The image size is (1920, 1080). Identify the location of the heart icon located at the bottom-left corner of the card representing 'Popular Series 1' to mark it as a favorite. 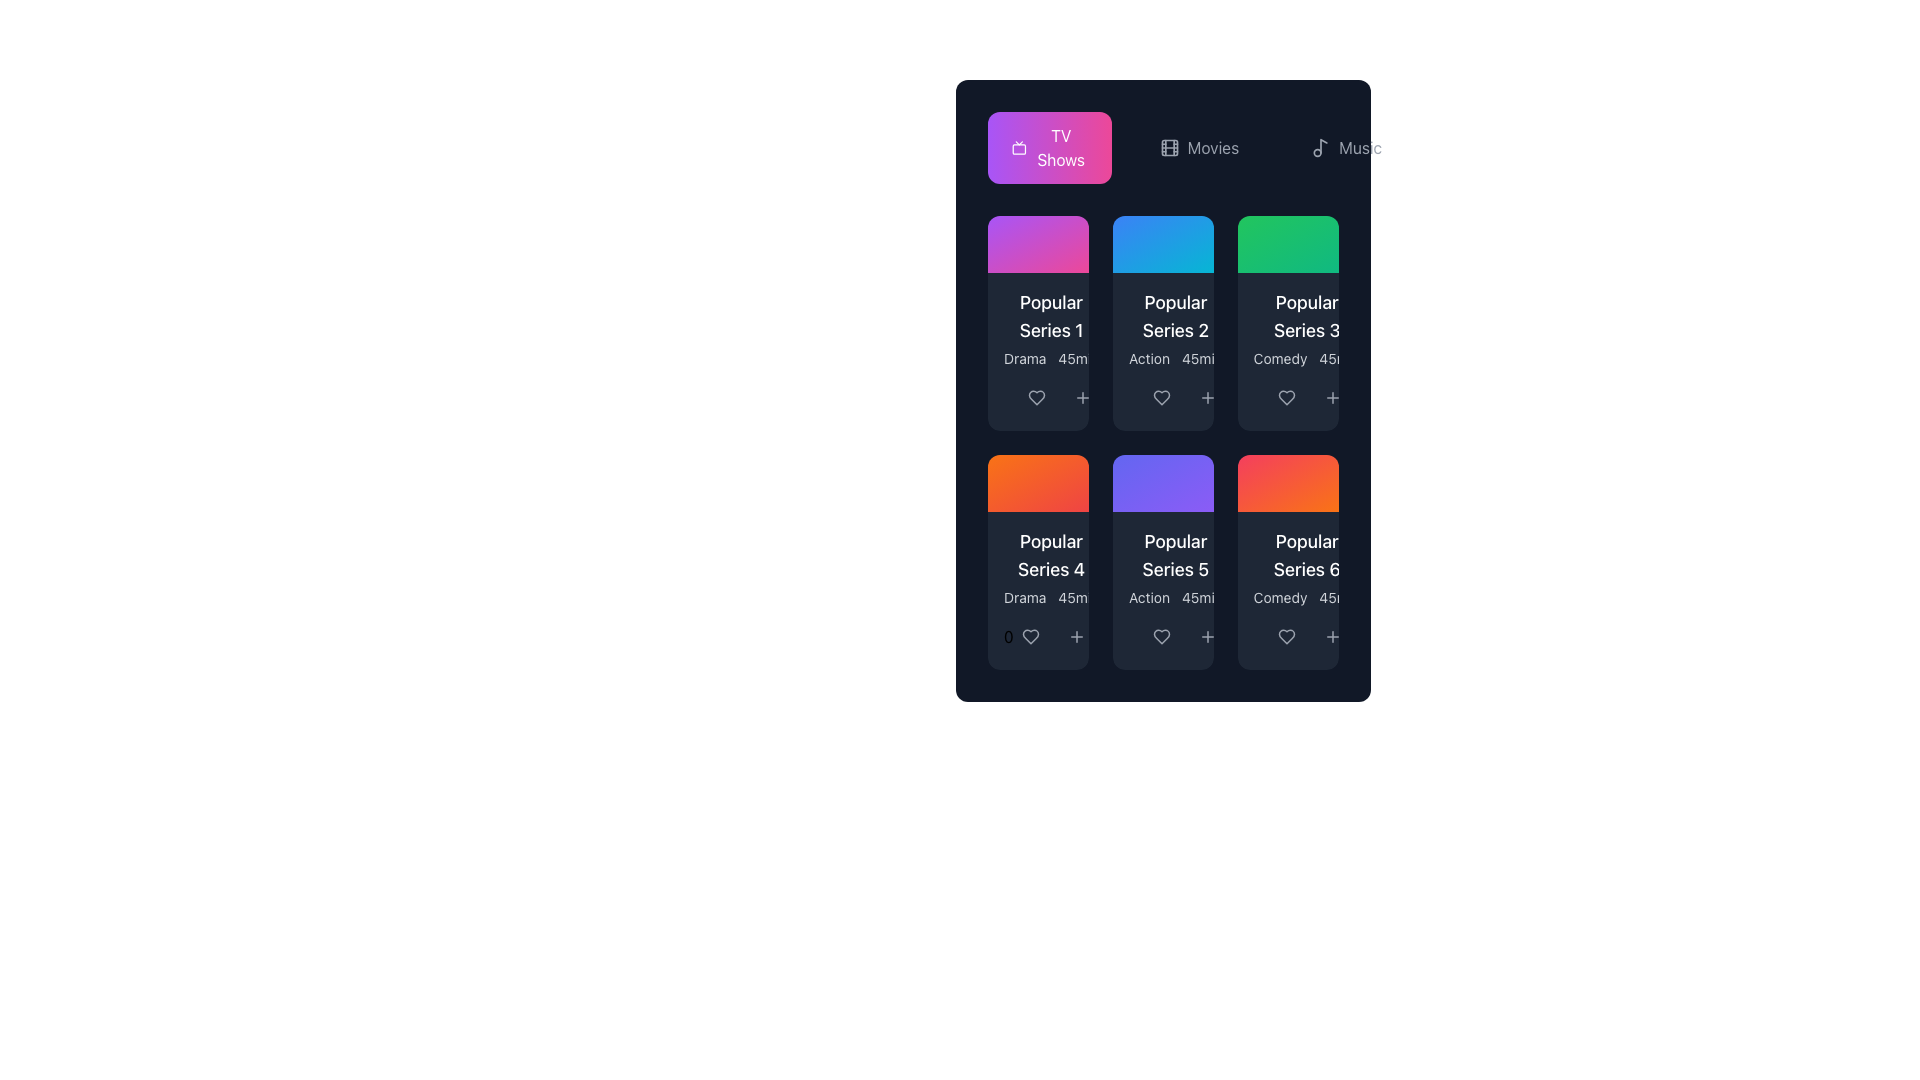
(1036, 397).